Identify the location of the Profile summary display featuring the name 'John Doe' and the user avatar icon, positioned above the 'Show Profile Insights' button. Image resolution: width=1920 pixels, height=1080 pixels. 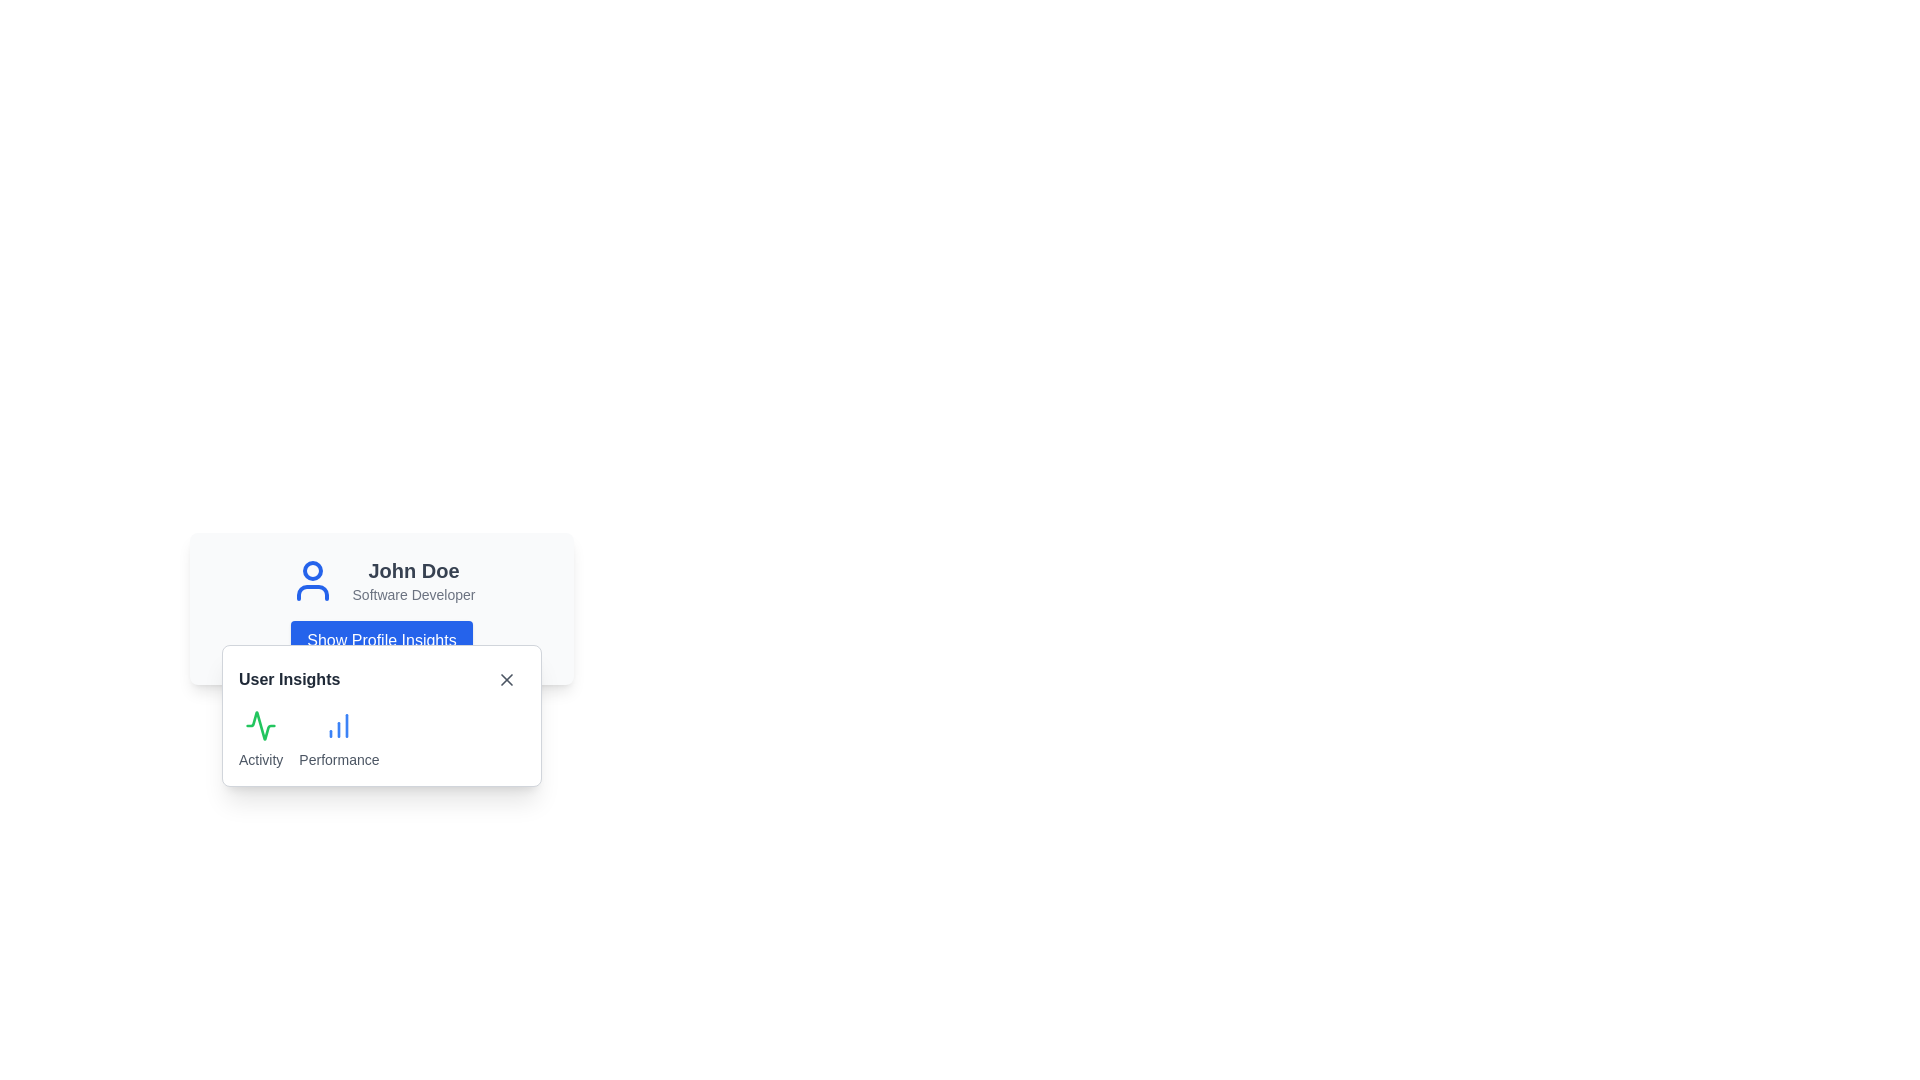
(382, 581).